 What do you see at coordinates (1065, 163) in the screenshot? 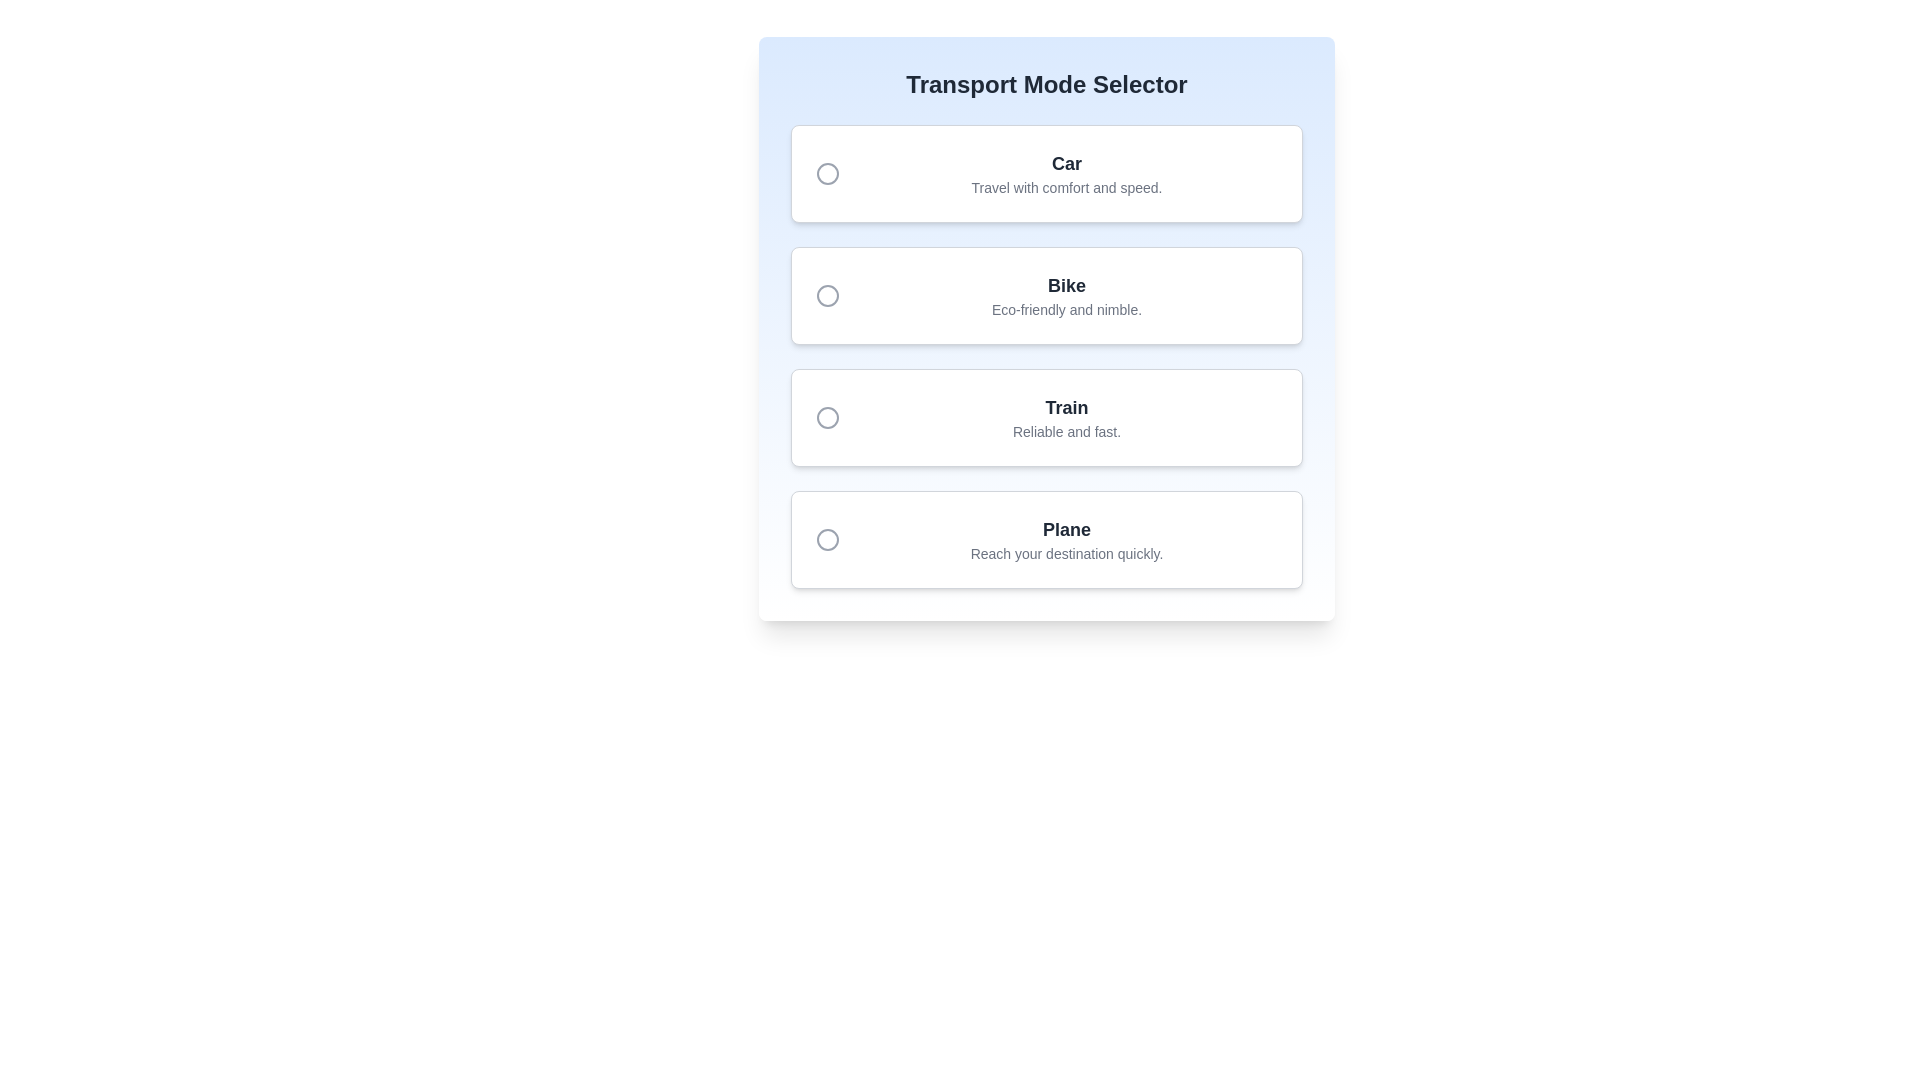
I see `the text label displaying 'Car' in bold, dark gray font, located at the top of the transport type selection box, centered above the description 'Travel with comfort and speed.'` at bounding box center [1065, 163].